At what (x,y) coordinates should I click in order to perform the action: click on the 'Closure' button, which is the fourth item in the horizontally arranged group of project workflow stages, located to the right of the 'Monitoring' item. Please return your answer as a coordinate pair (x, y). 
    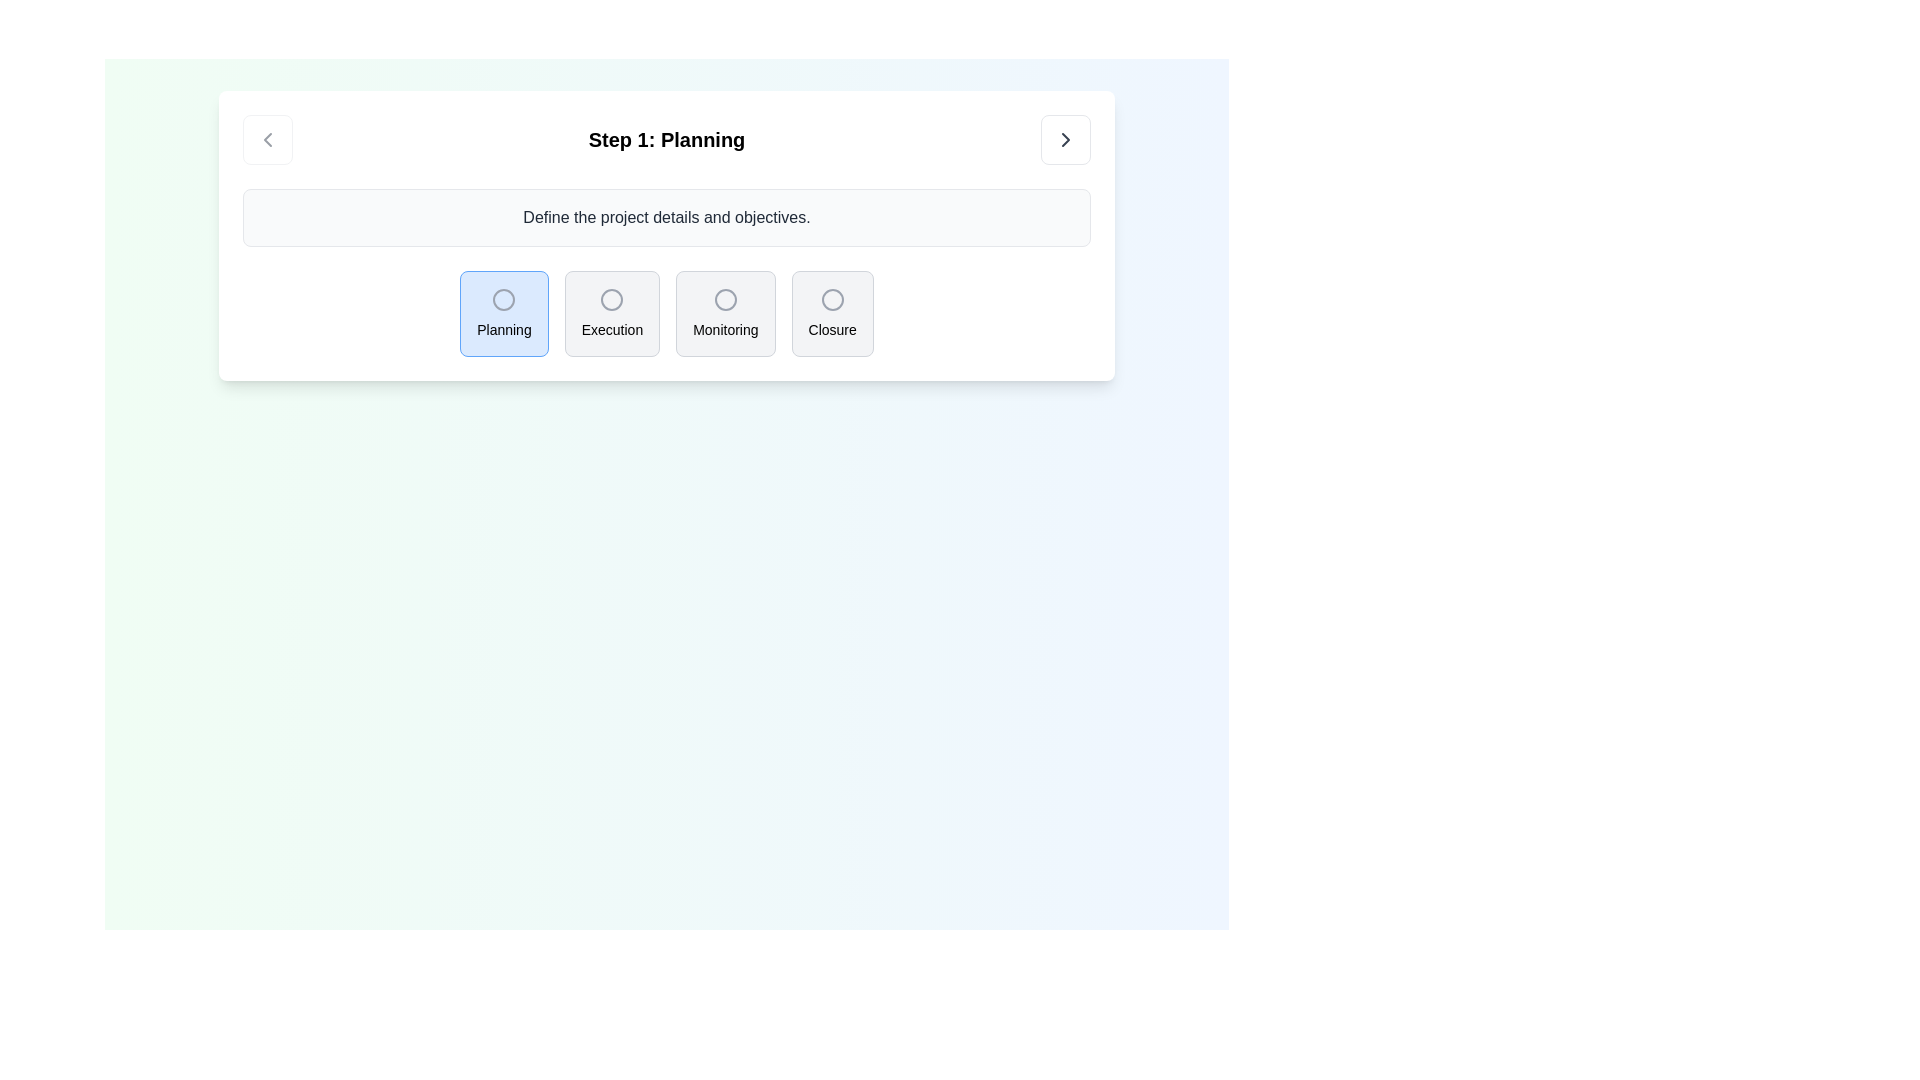
    Looking at the image, I should click on (832, 313).